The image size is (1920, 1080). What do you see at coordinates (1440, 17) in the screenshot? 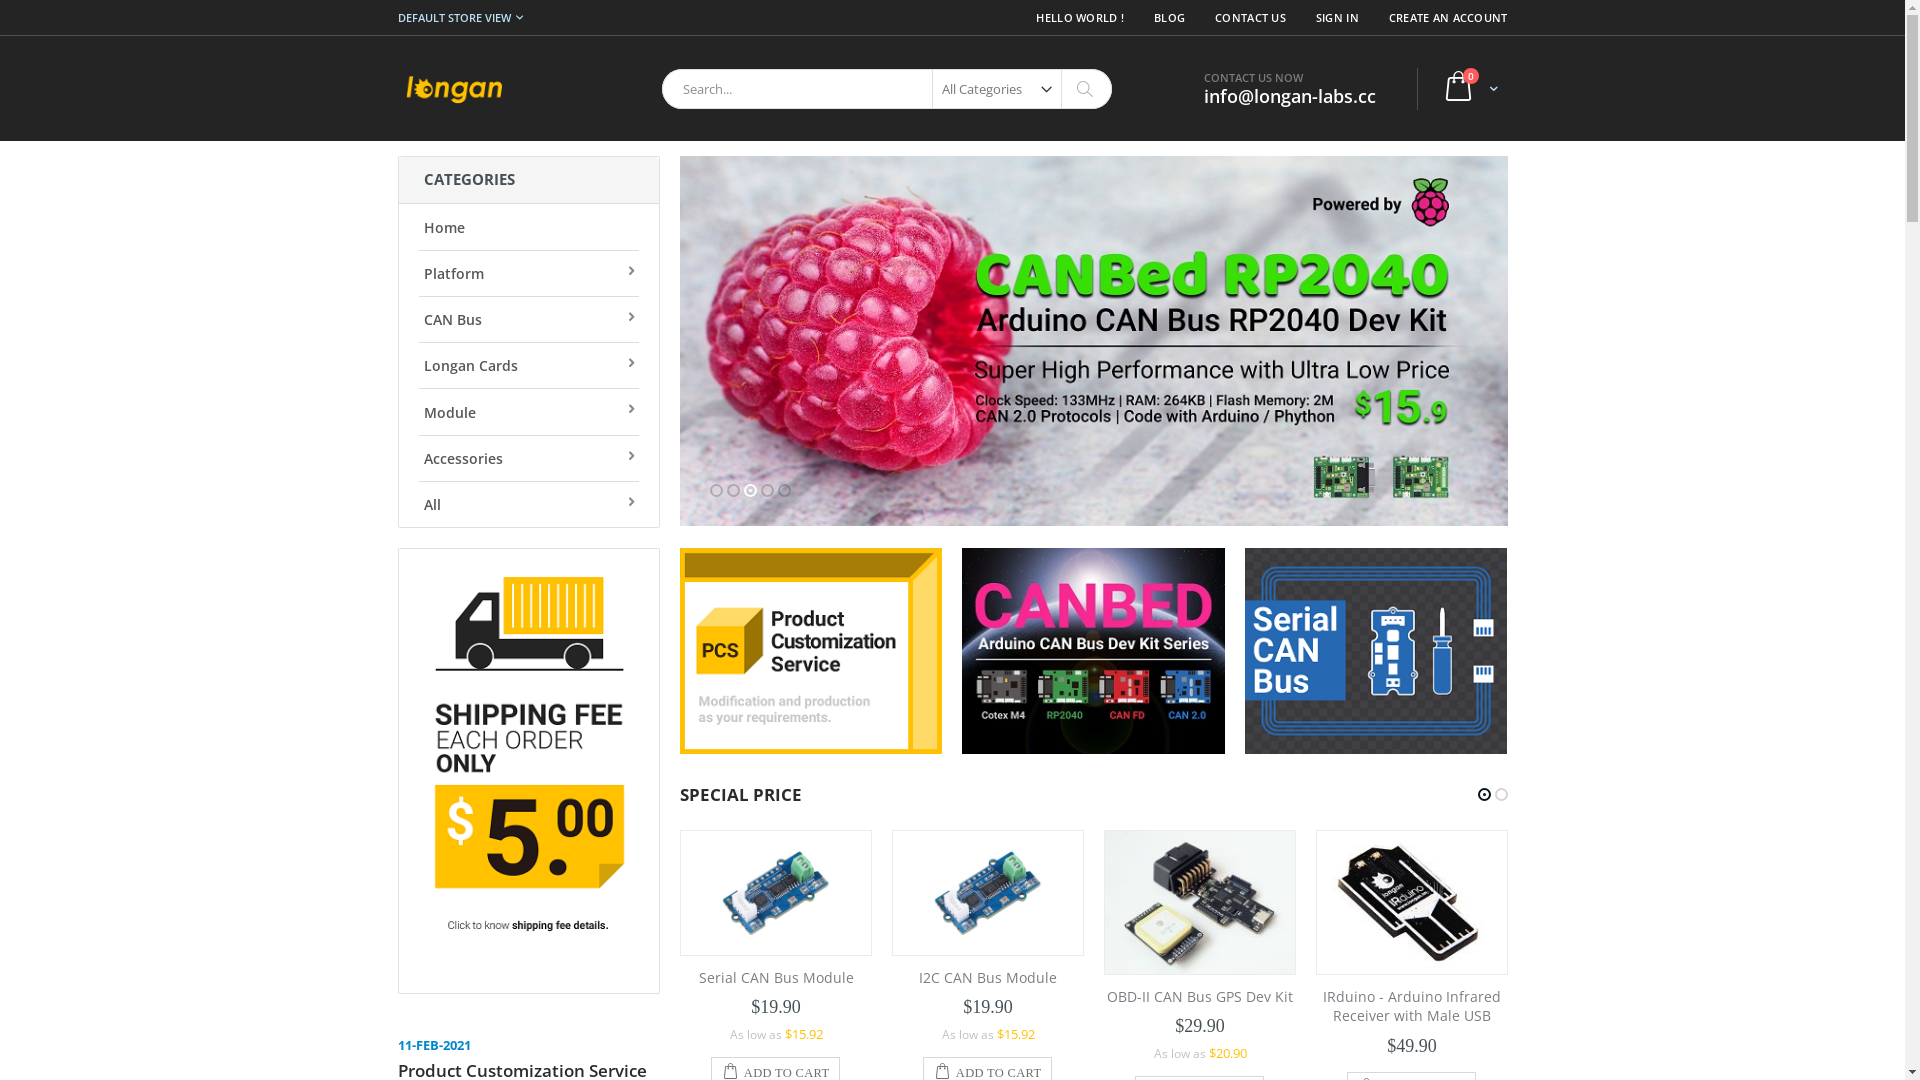
I see `'CREATE AN ACCOUNT'` at bounding box center [1440, 17].